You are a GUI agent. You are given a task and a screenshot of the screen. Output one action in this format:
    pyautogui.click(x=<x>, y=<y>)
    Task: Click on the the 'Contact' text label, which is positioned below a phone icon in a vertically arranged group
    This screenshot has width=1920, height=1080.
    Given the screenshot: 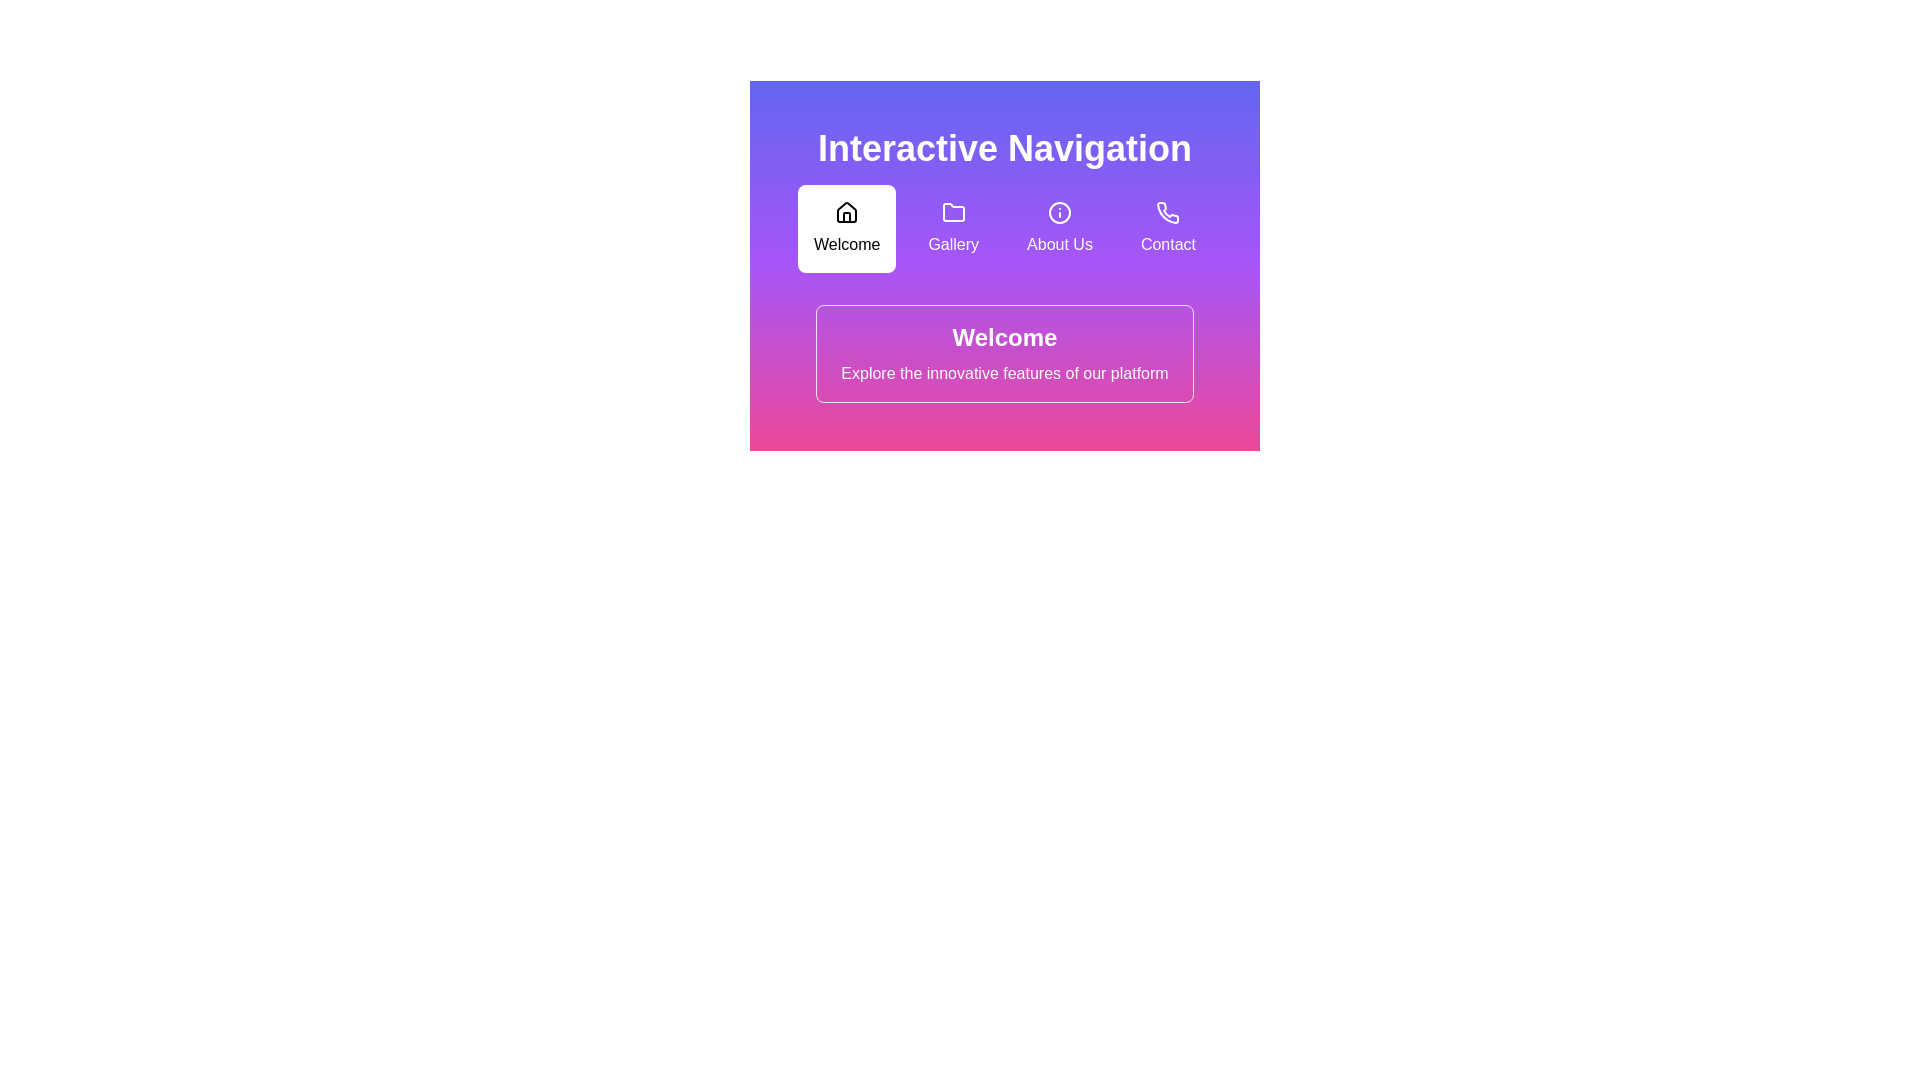 What is the action you would take?
    pyautogui.click(x=1168, y=244)
    